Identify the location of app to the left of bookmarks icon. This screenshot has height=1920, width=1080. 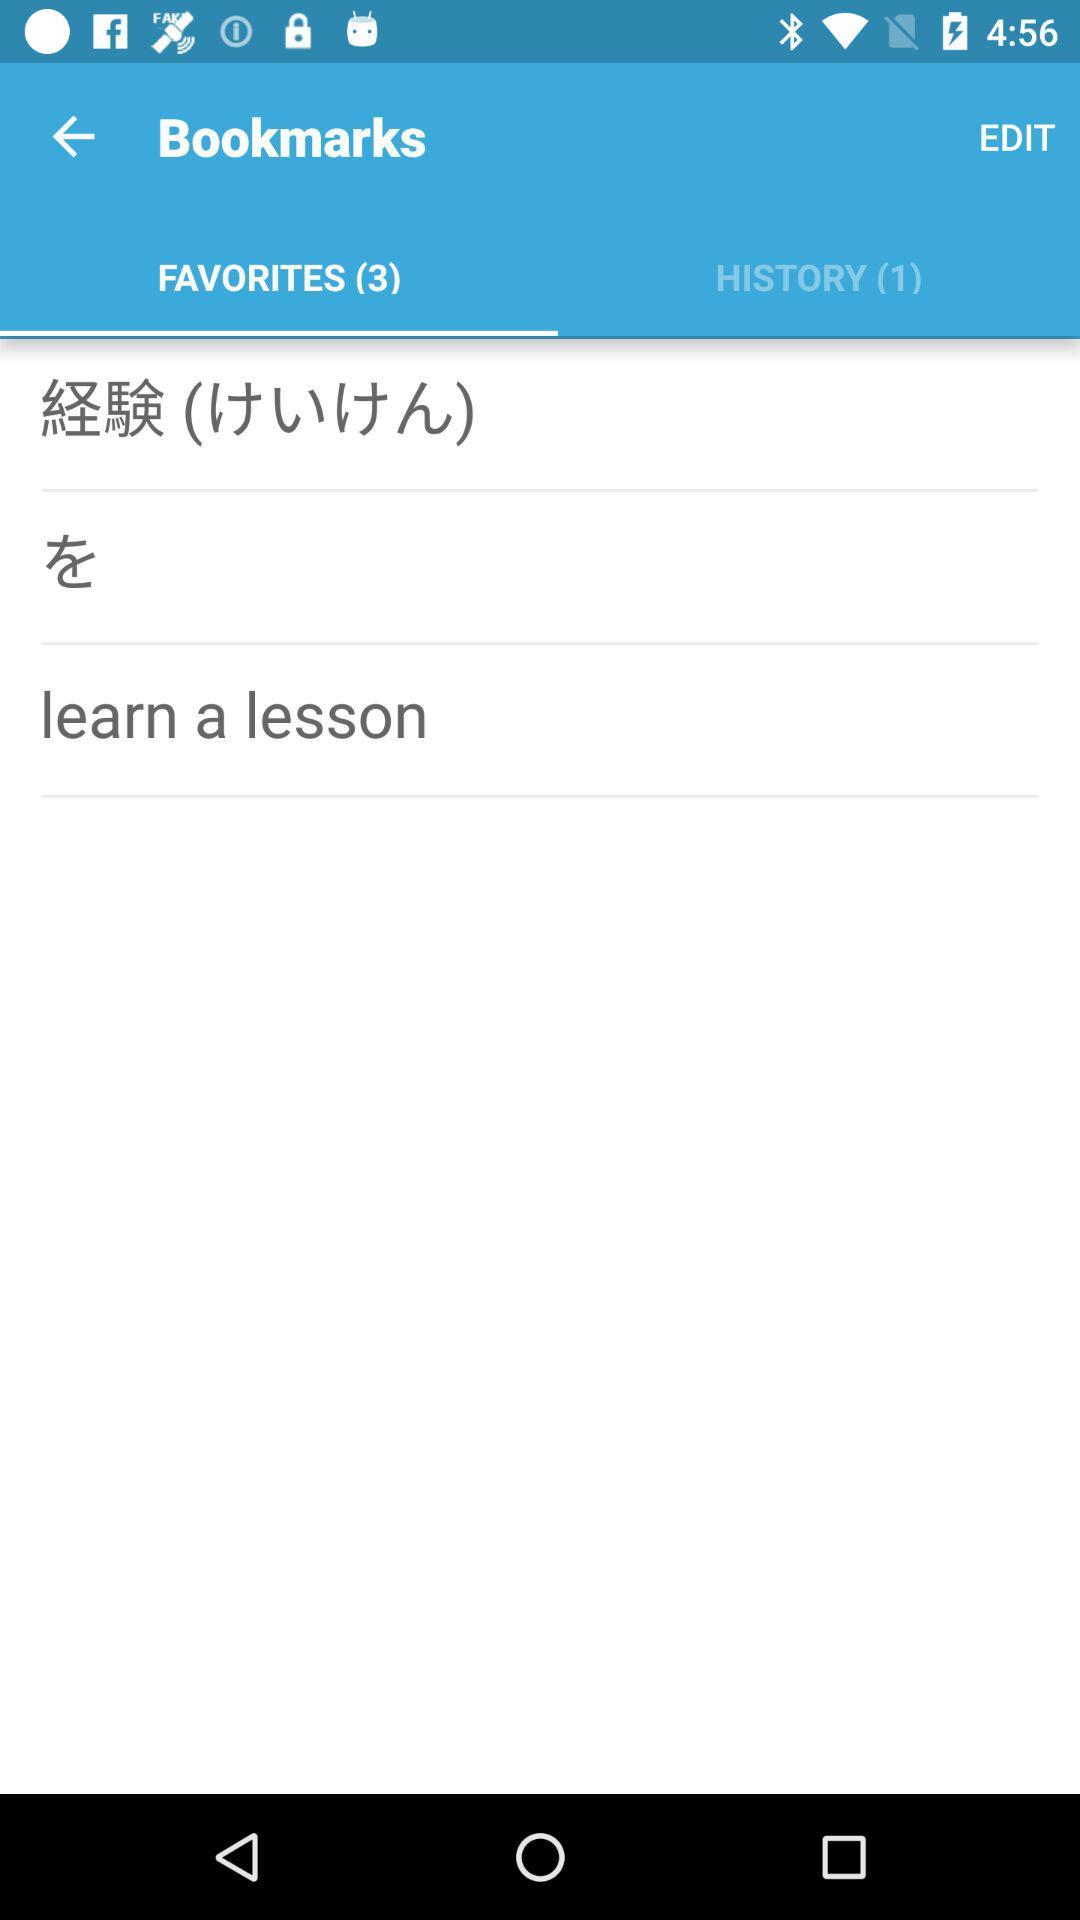
(72, 135).